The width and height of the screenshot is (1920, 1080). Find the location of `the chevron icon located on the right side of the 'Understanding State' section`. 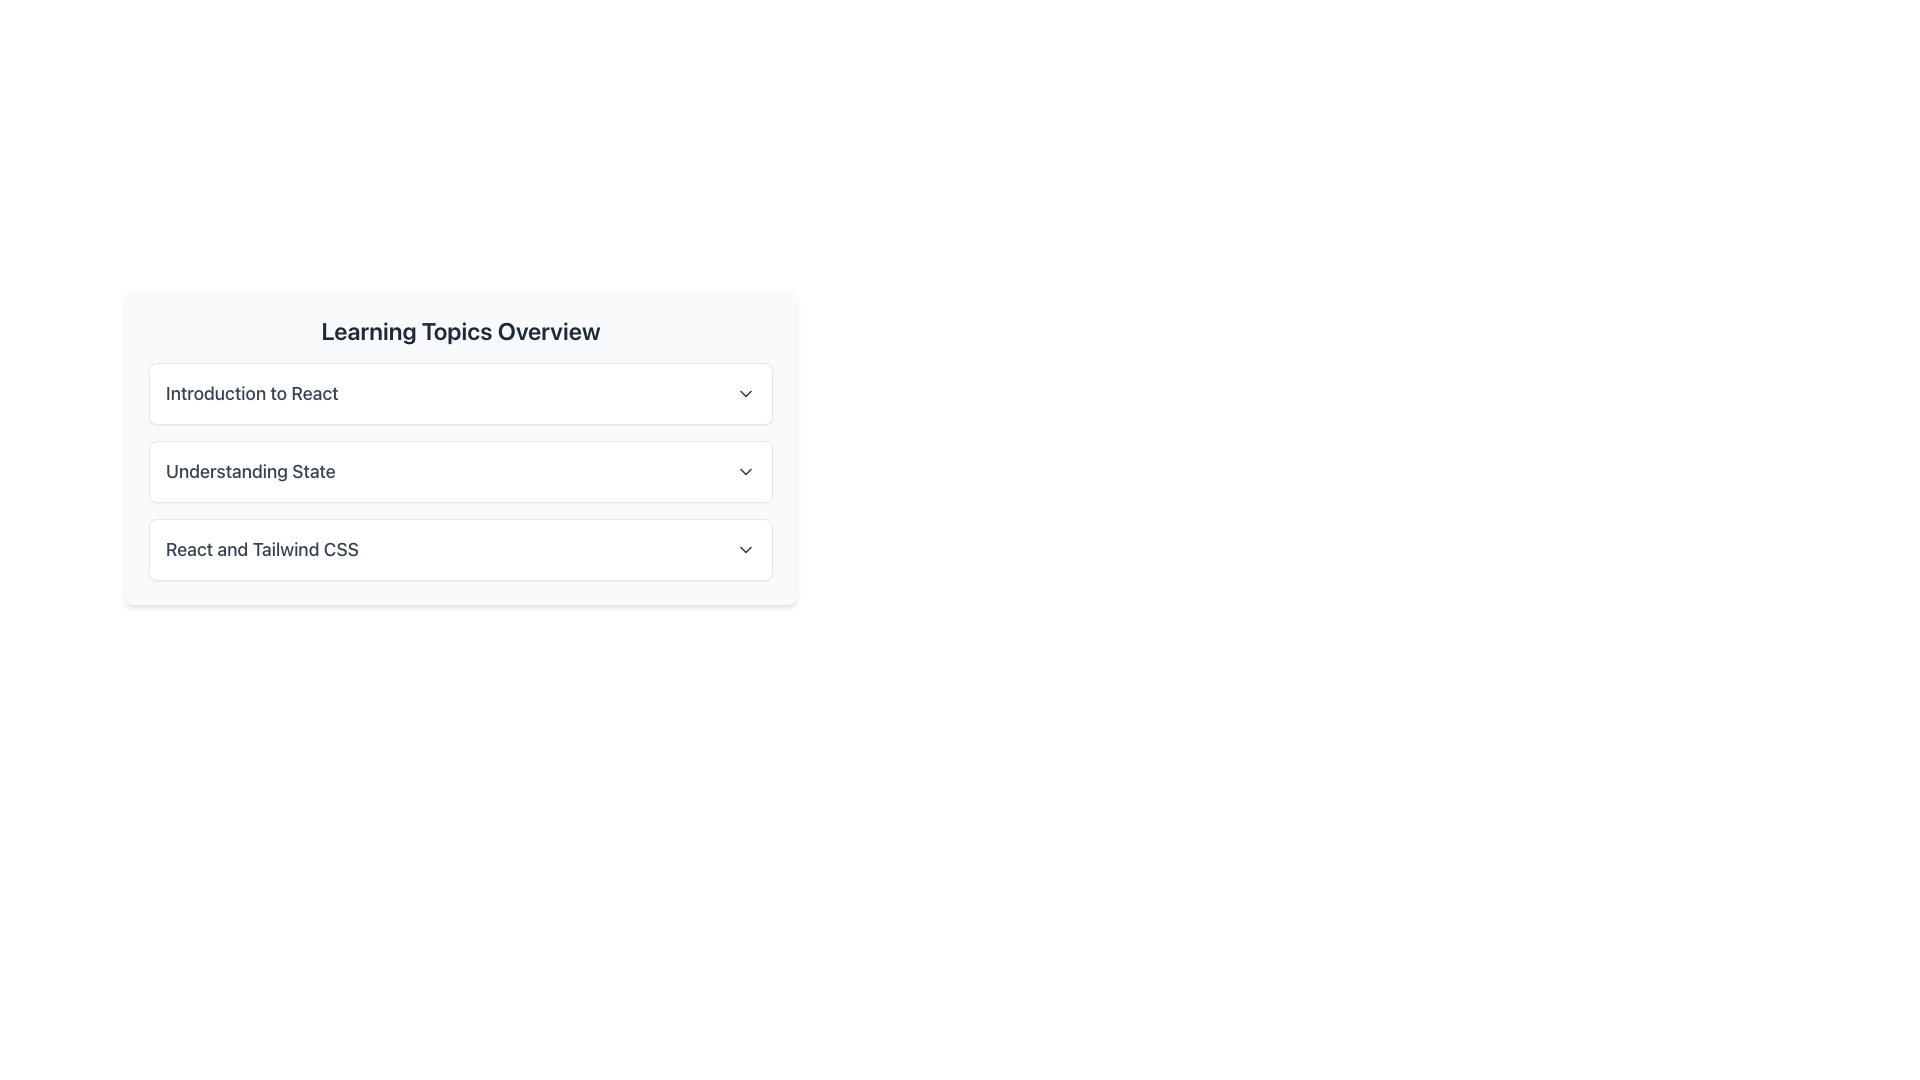

the chevron icon located on the right side of the 'Understanding State' section is located at coordinates (744, 471).